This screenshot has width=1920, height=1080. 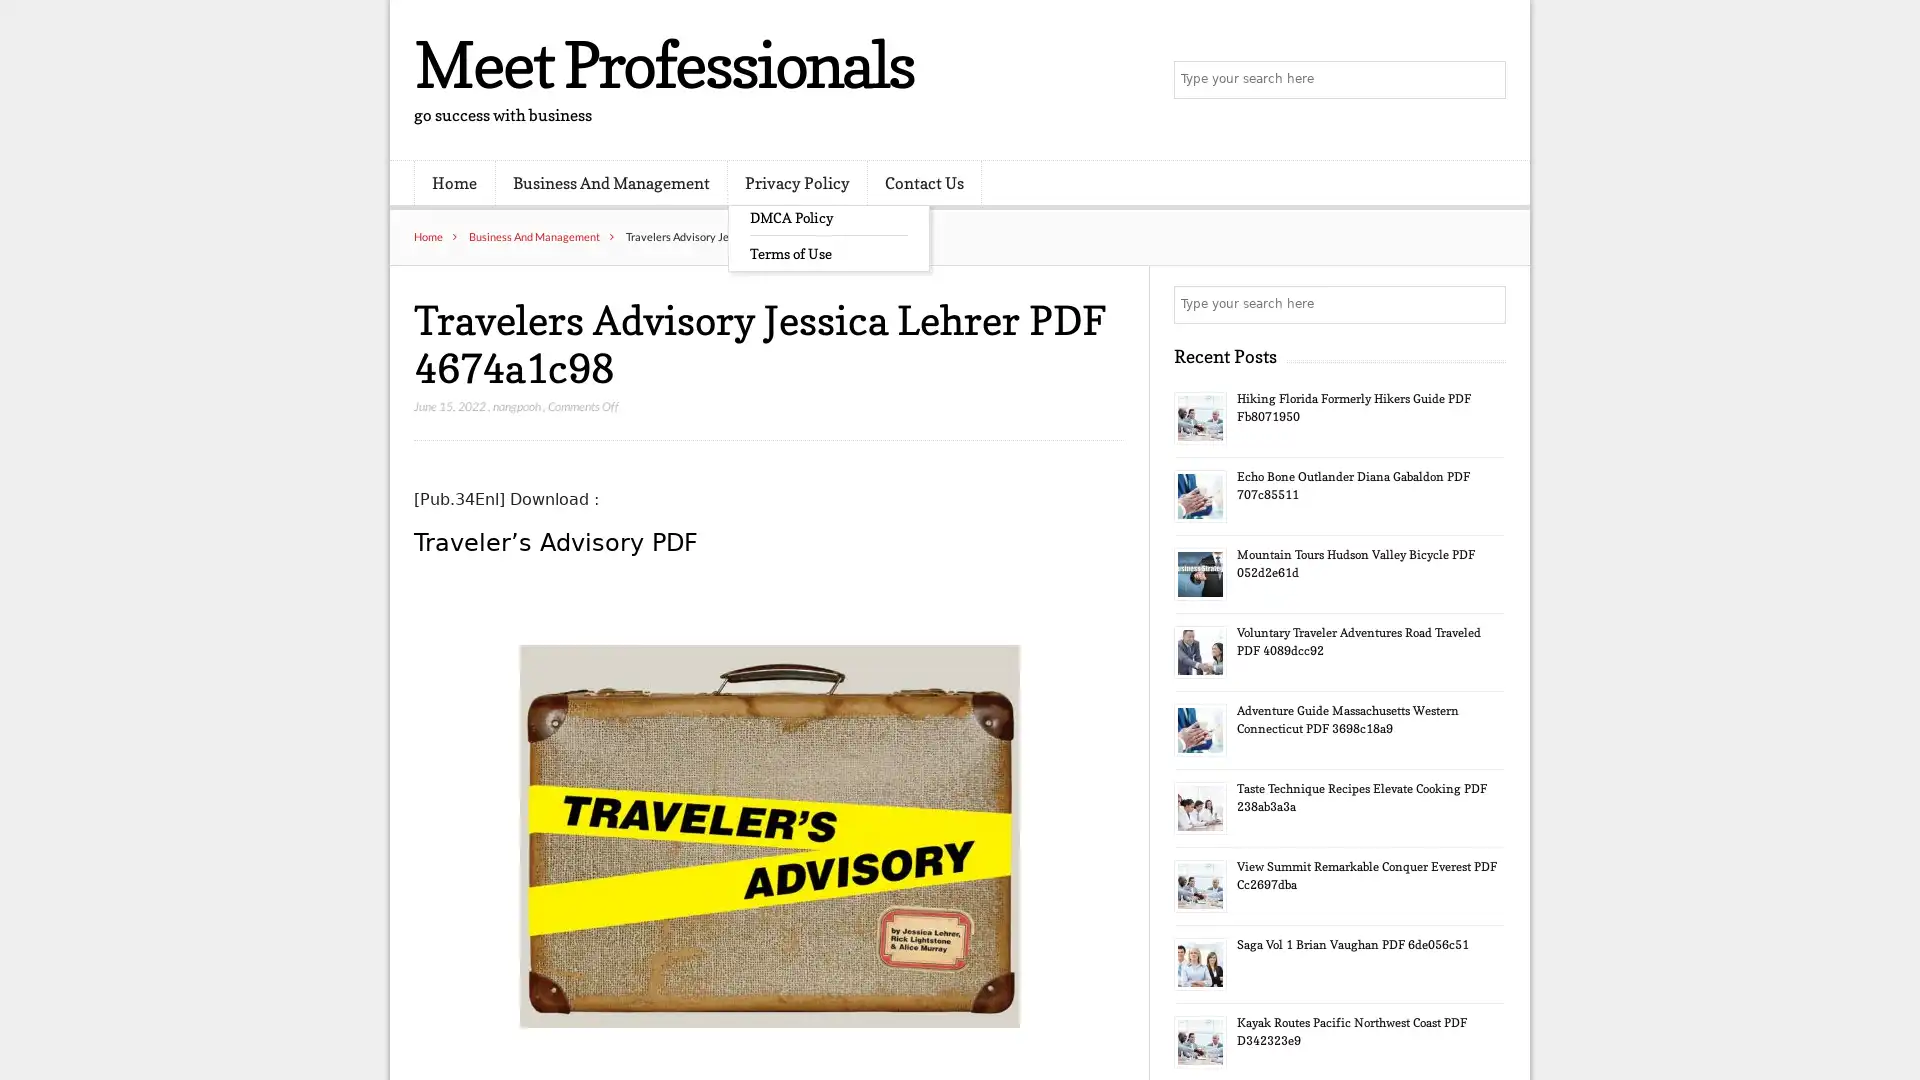 I want to click on Search, so click(x=1485, y=80).